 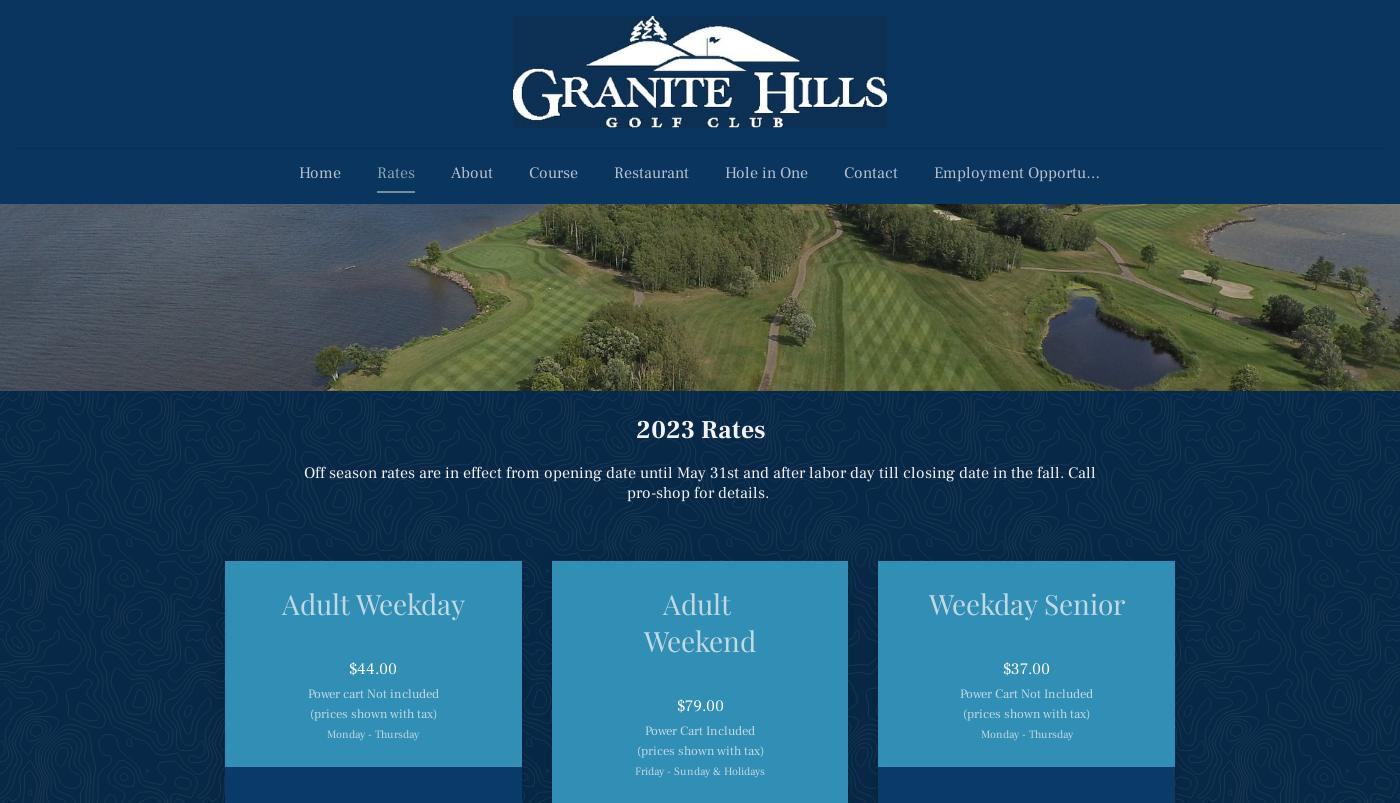 What do you see at coordinates (1002, 668) in the screenshot?
I see `'$37.00'` at bounding box center [1002, 668].